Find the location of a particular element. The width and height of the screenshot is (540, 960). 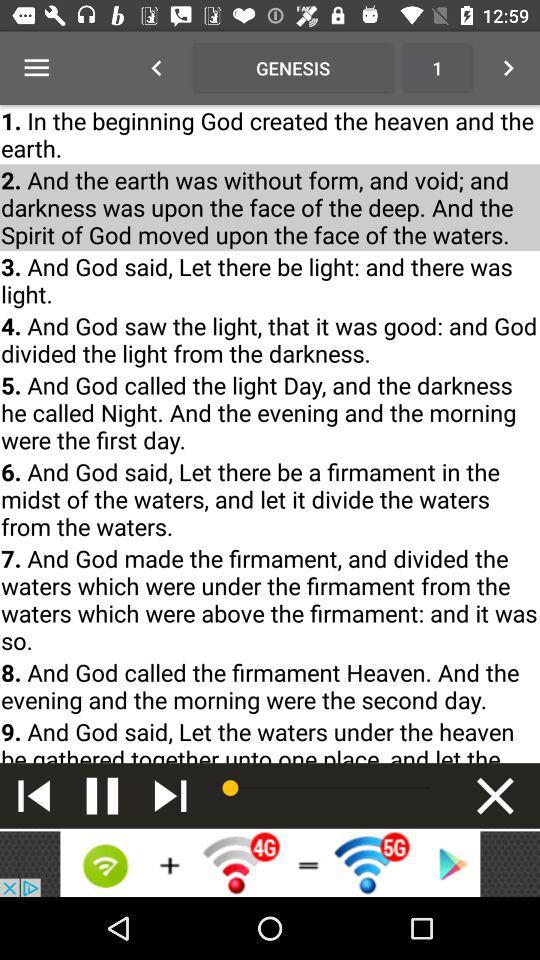

the close icon is located at coordinates (494, 795).